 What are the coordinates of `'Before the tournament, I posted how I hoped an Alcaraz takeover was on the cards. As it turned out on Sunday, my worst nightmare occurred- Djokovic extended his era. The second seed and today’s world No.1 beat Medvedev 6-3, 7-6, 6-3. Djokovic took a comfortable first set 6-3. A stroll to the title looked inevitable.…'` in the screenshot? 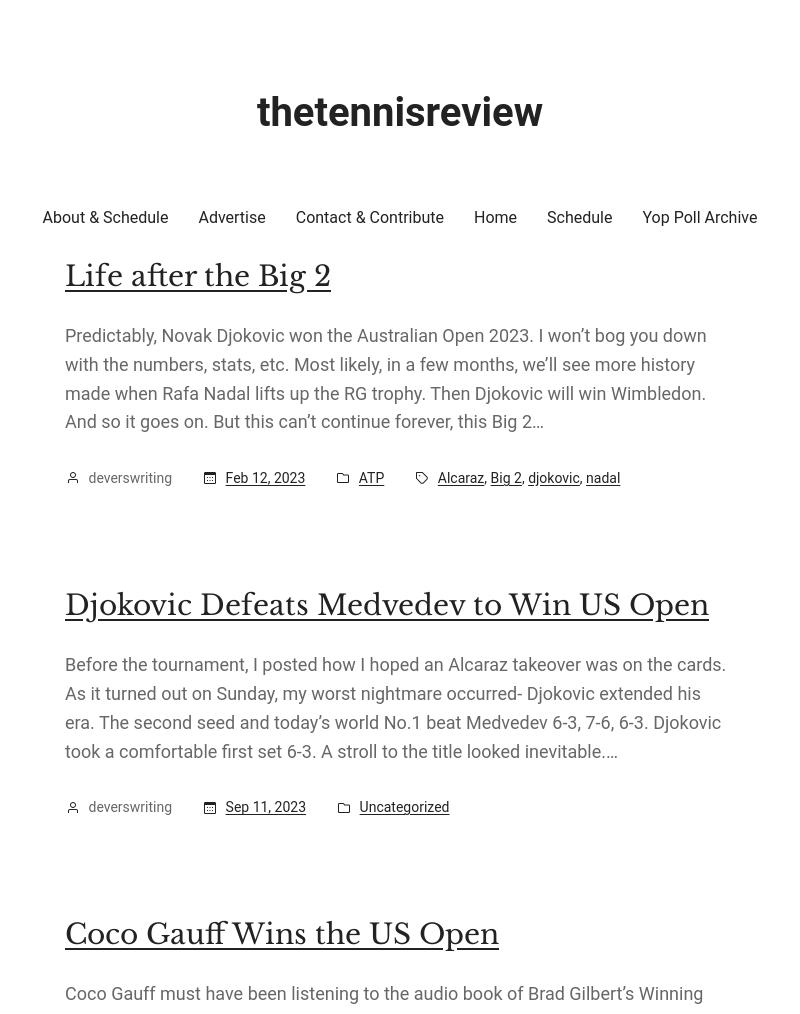 It's located at (394, 706).